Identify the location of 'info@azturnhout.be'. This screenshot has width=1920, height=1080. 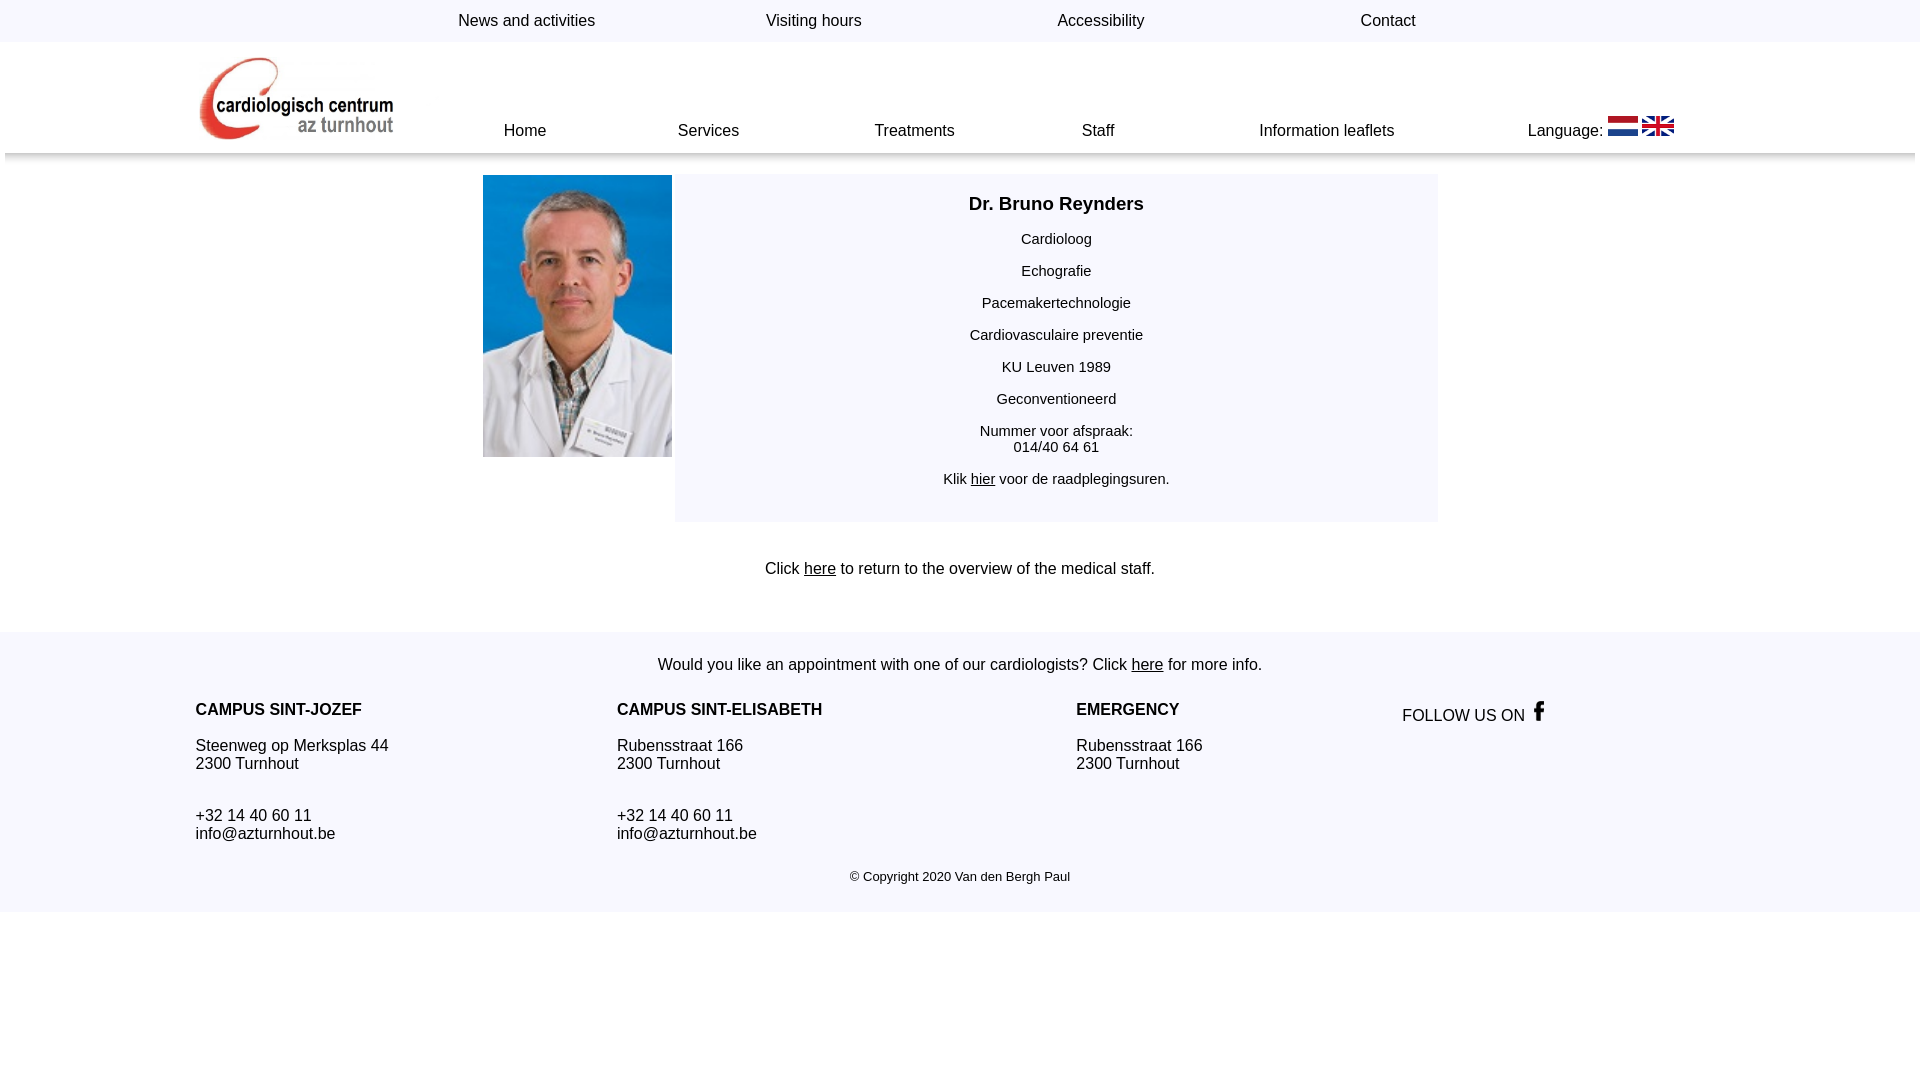
(264, 833).